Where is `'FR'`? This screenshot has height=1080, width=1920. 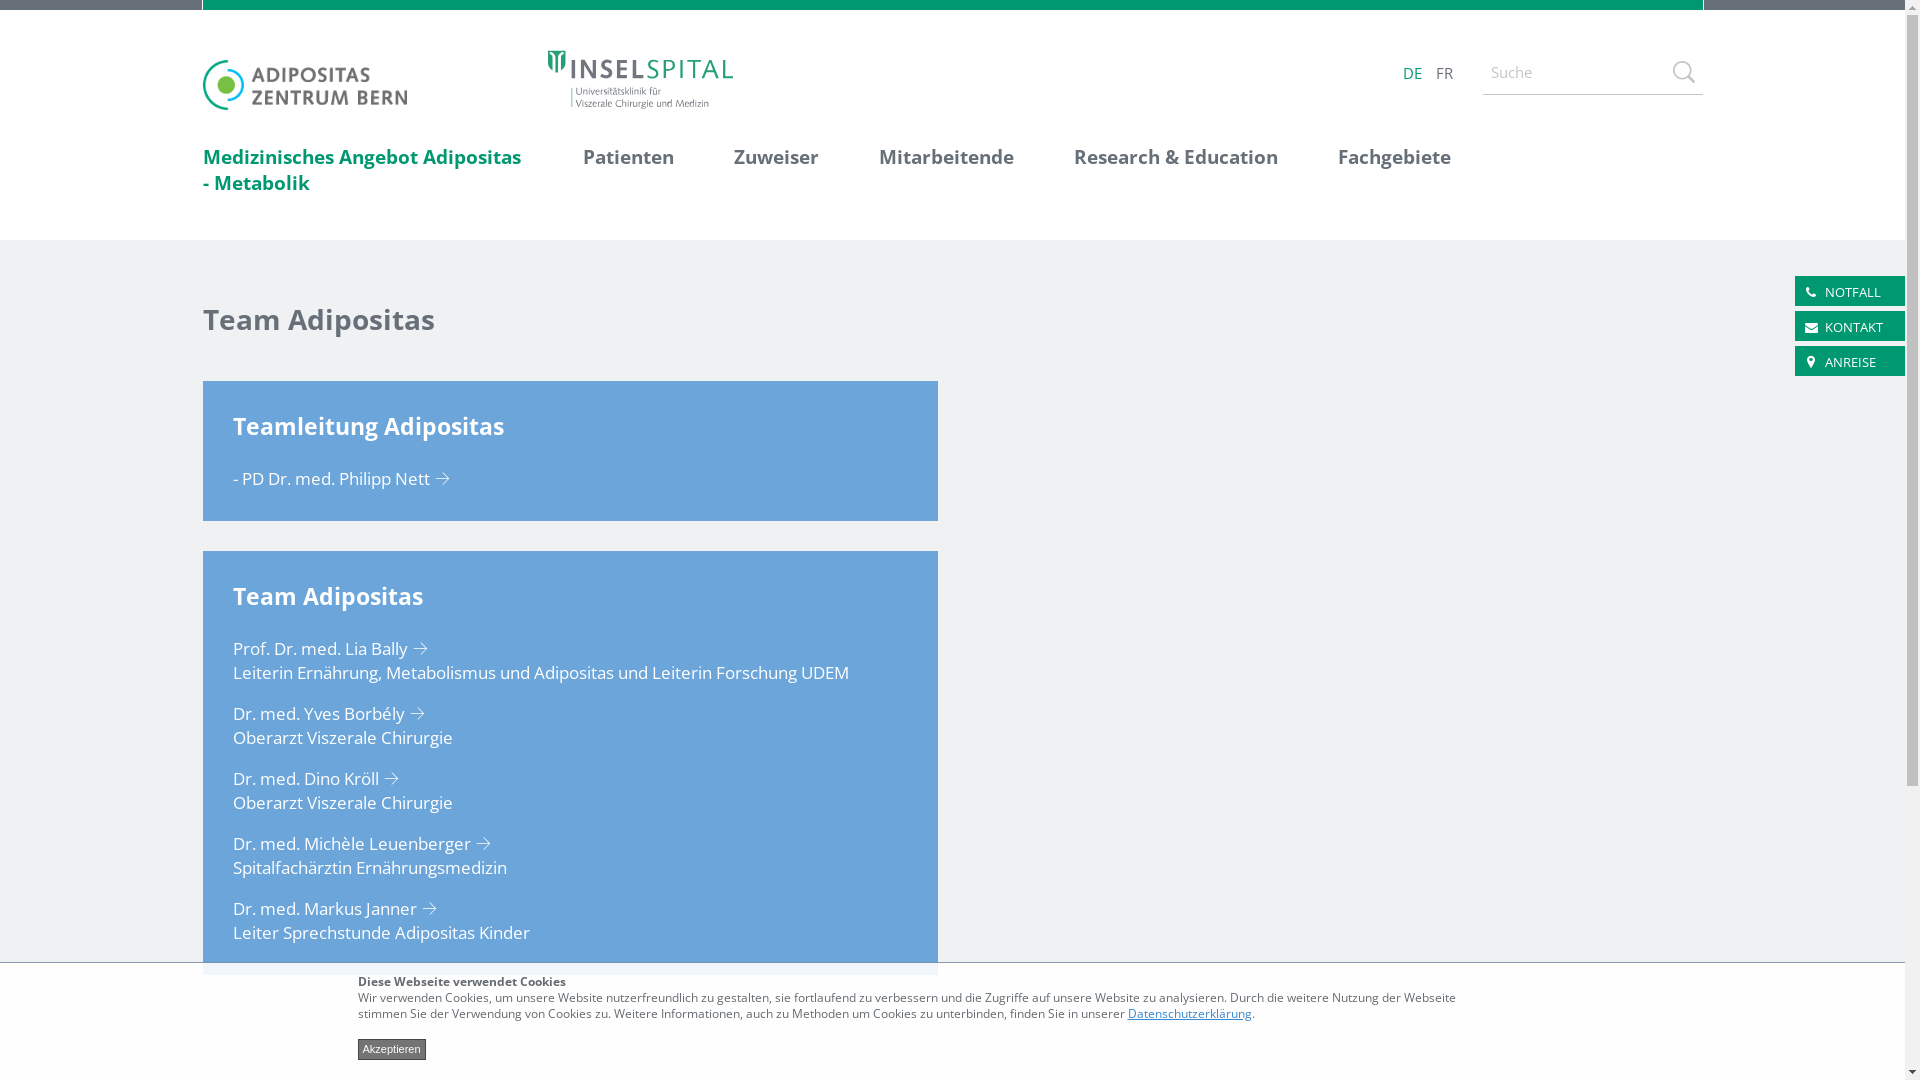
'FR' is located at coordinates (1443, 72).